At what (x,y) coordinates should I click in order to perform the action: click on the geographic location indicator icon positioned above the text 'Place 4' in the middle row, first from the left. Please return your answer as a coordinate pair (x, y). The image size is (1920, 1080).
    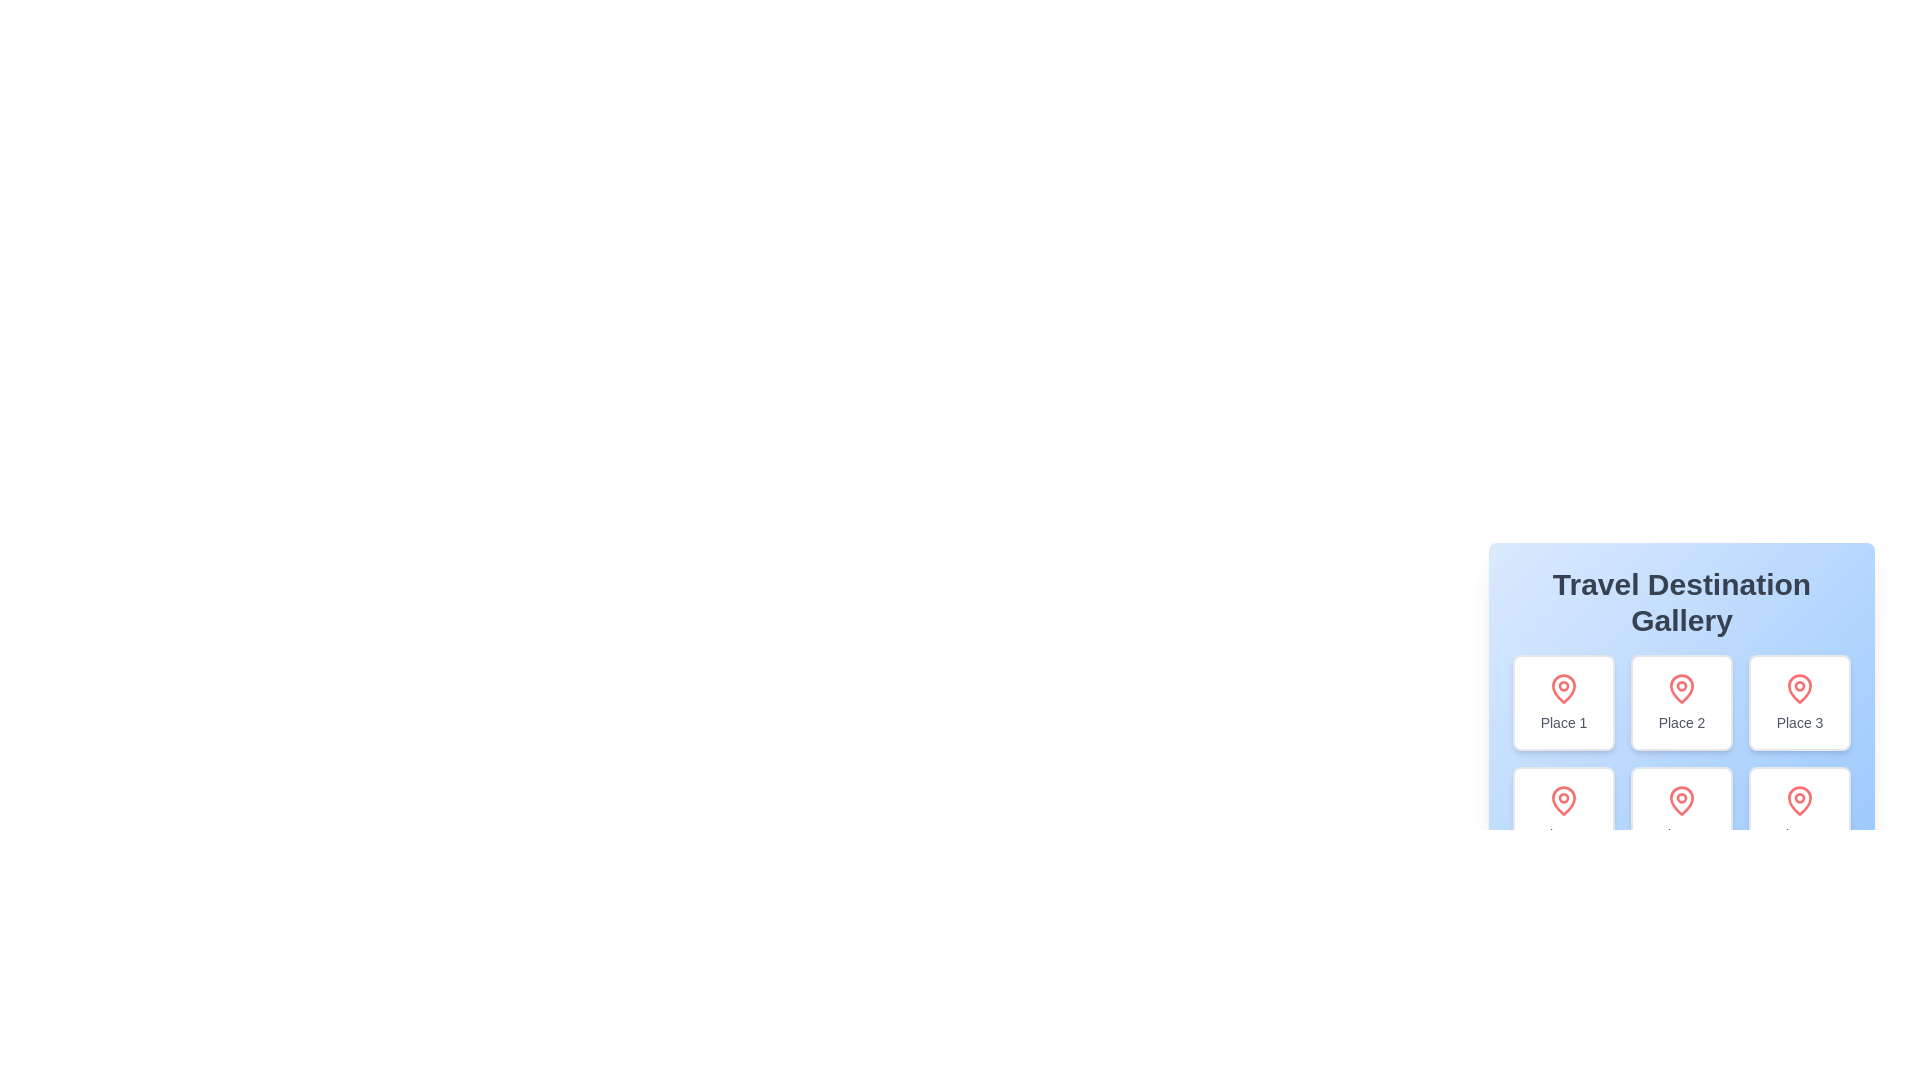
    Looking at the image, I should click on (1563, 800).